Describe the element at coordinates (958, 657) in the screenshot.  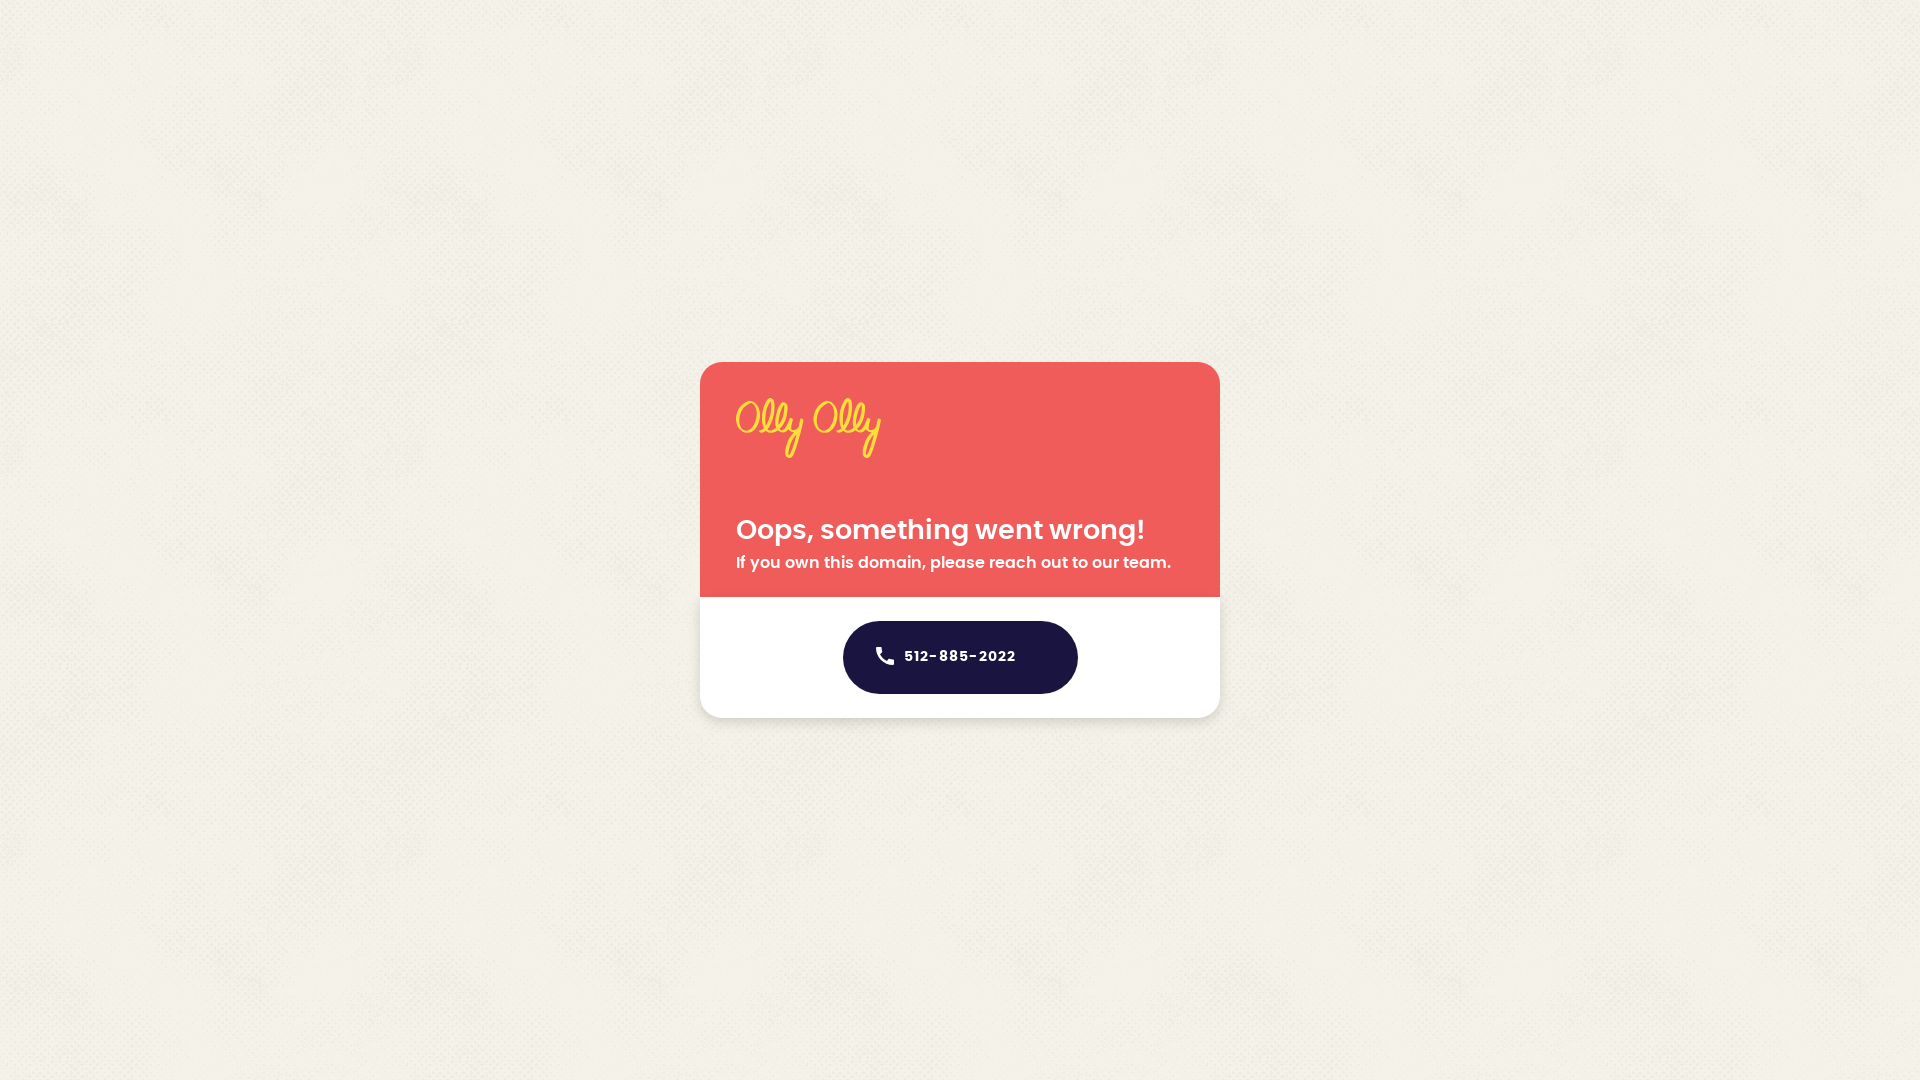
I see `'512-885-2022'` at that location.